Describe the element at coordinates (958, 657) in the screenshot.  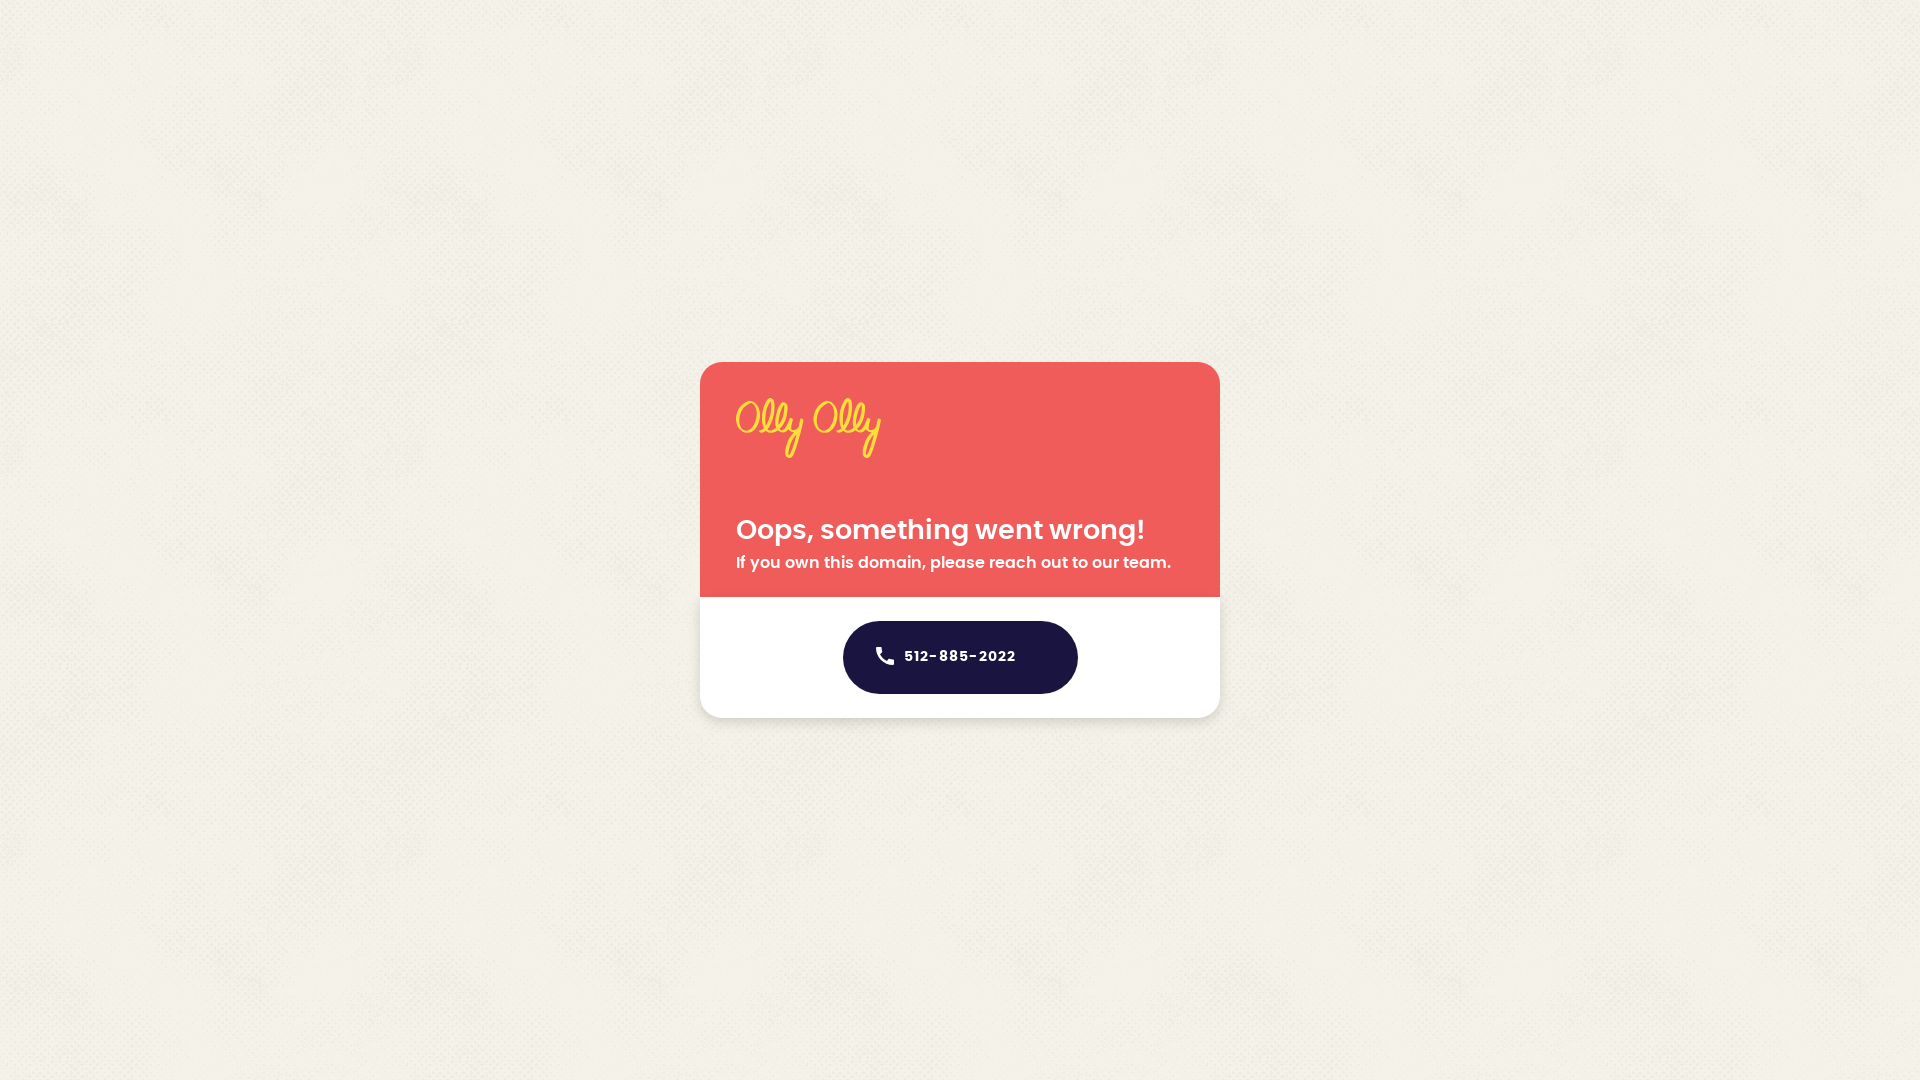
I see `'512-885-2022'` at that location.